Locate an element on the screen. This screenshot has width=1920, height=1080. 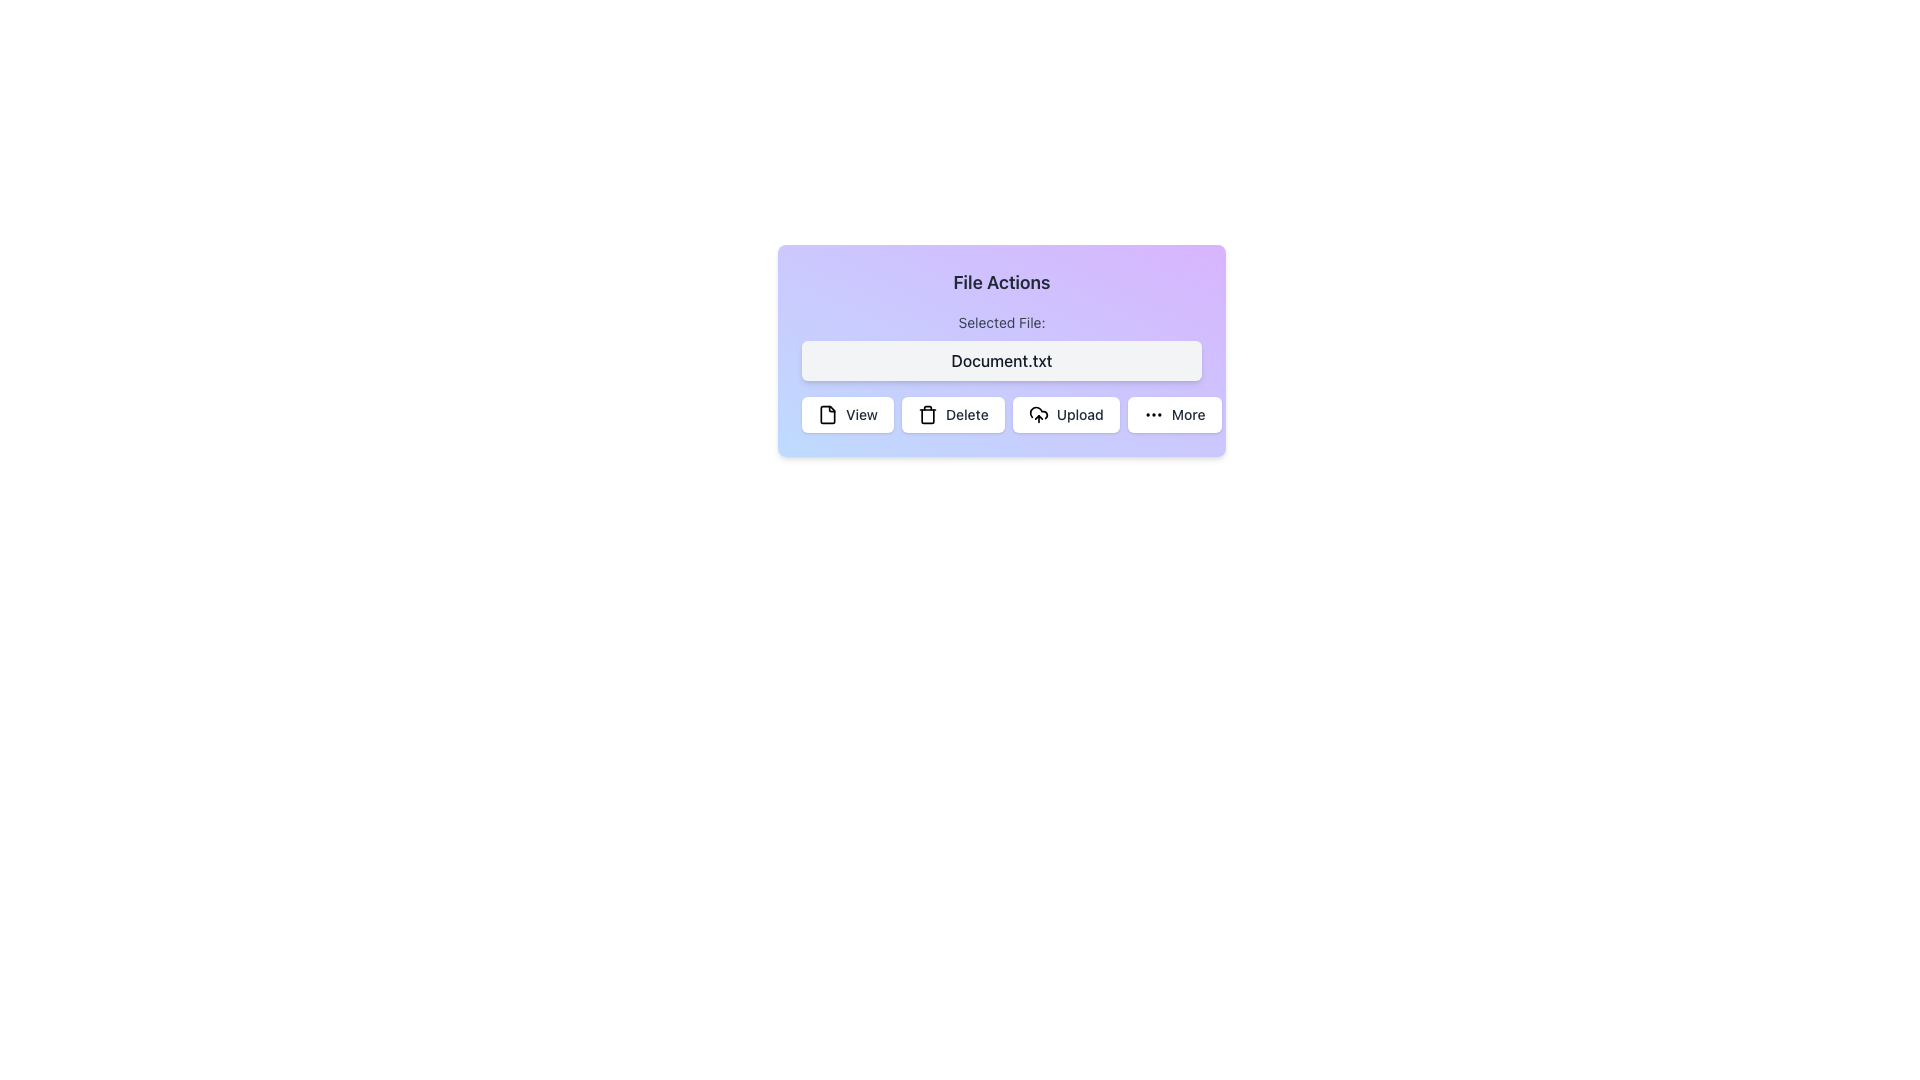
the interactive upload button located in the 'File Actions' section, which is the third button in a horizontal row is located at coordinates (1065, 414).